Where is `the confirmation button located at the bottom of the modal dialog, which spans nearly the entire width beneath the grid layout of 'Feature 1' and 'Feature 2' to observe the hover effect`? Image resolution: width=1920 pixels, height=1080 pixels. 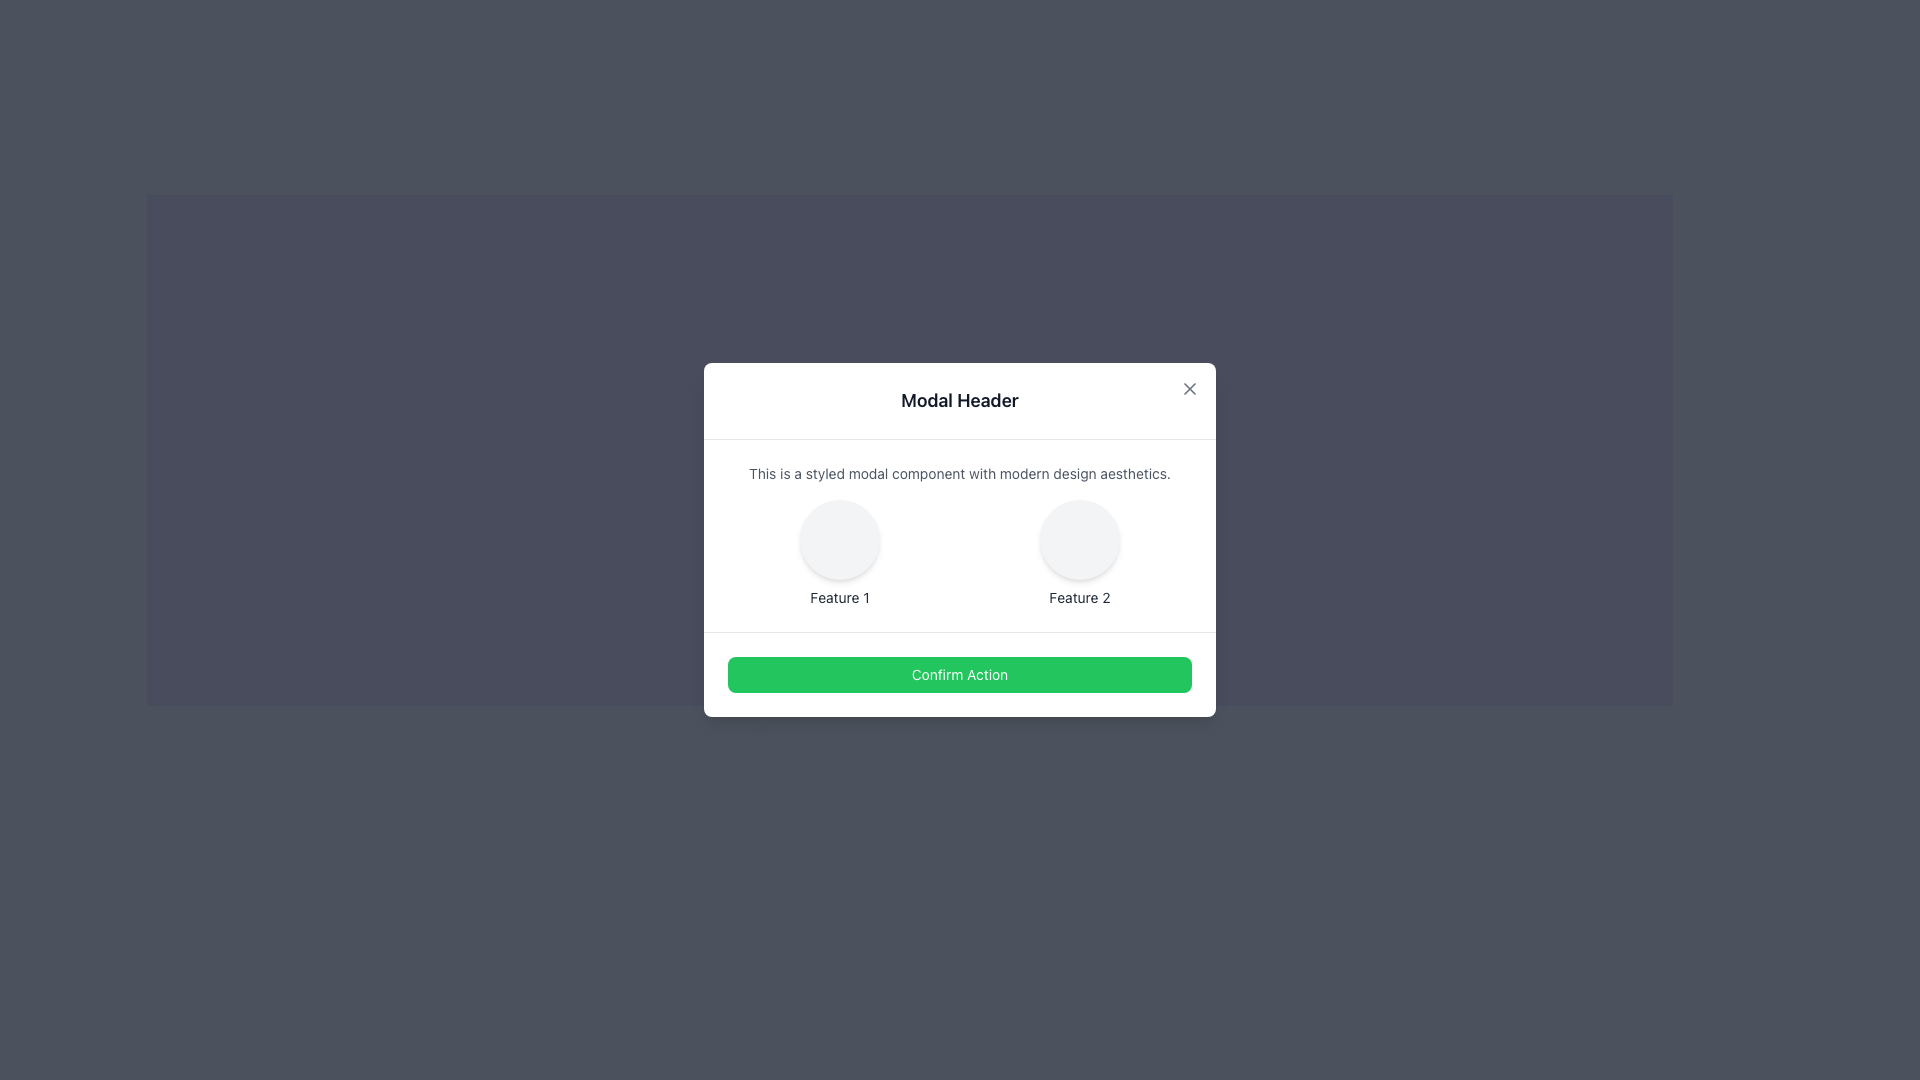
the confirmation button located at the bottom of the modal dialog, which spans nearly the entire width beneath the grid layout of 'Feature 1' and 'Feature 2' to observe the hover effect is located at coordinates (960, 674).